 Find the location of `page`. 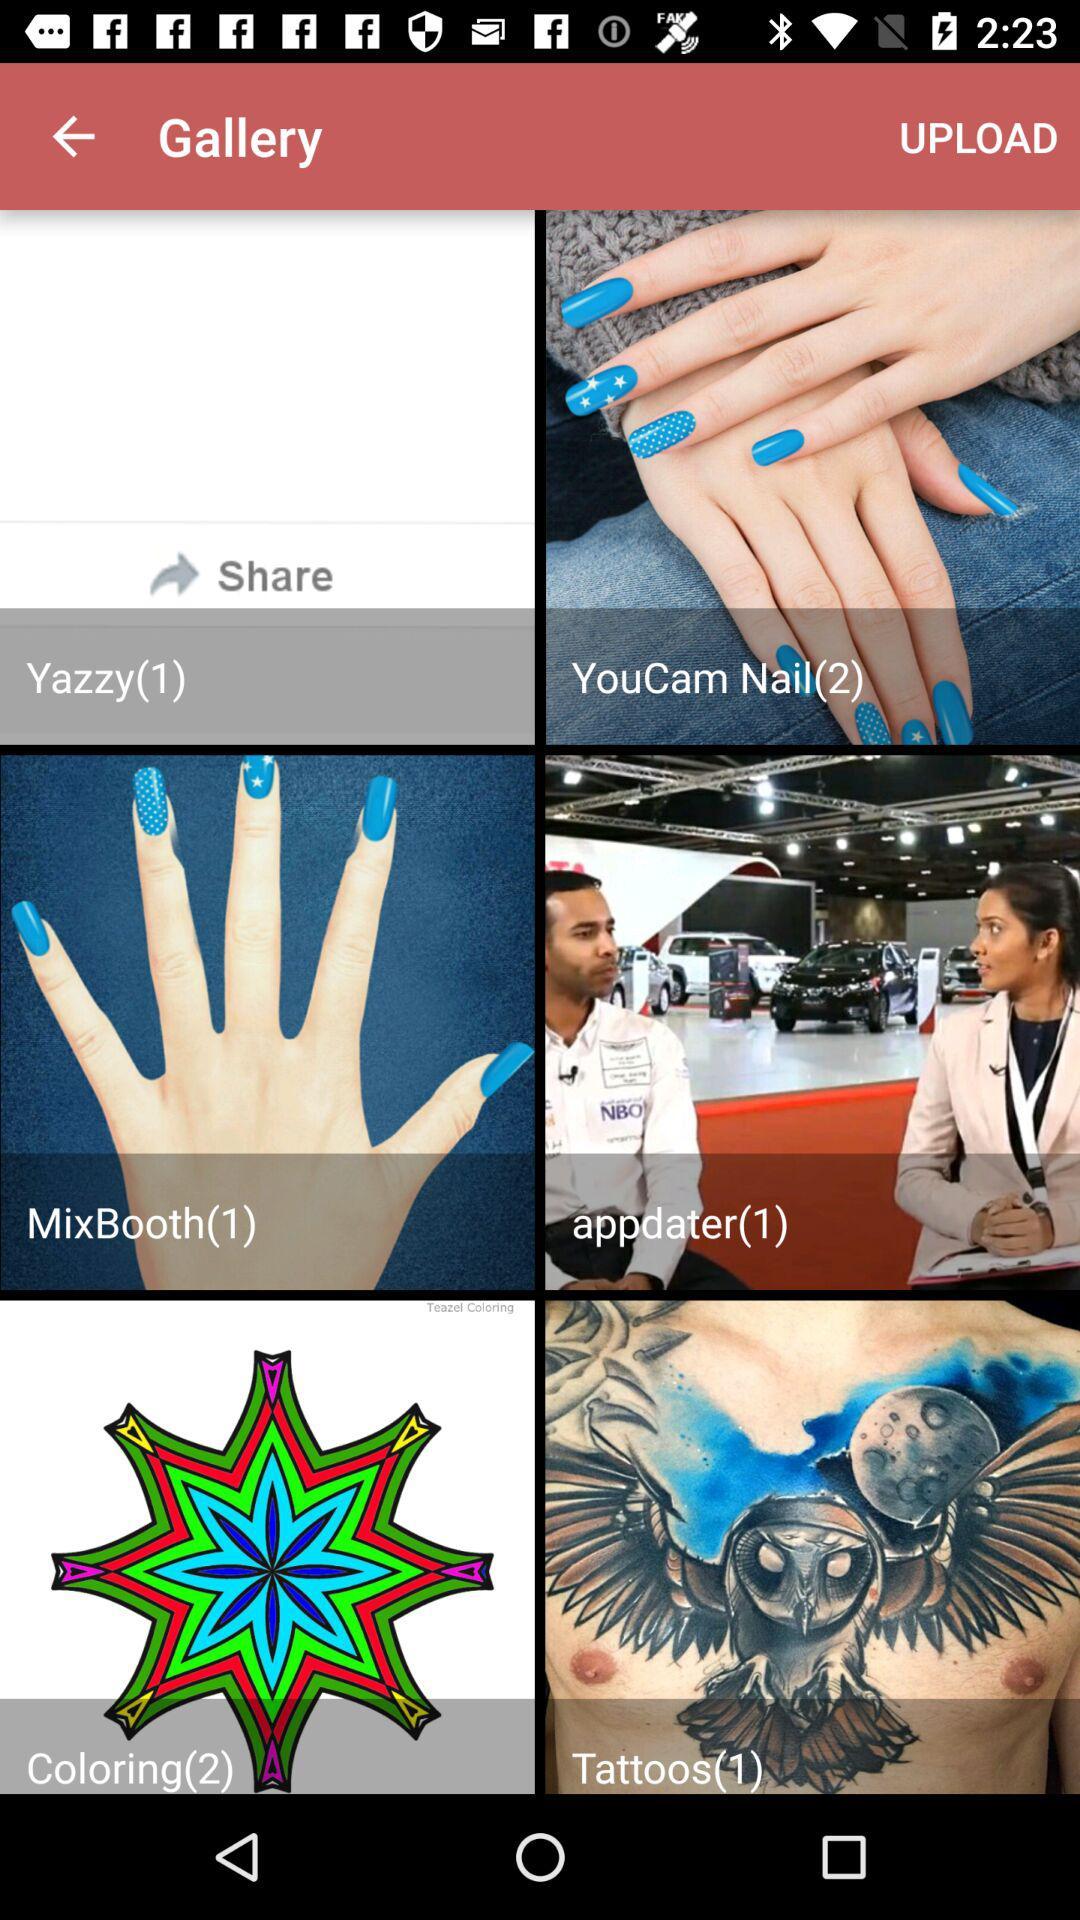

page is located at coordinates (812, 1022).